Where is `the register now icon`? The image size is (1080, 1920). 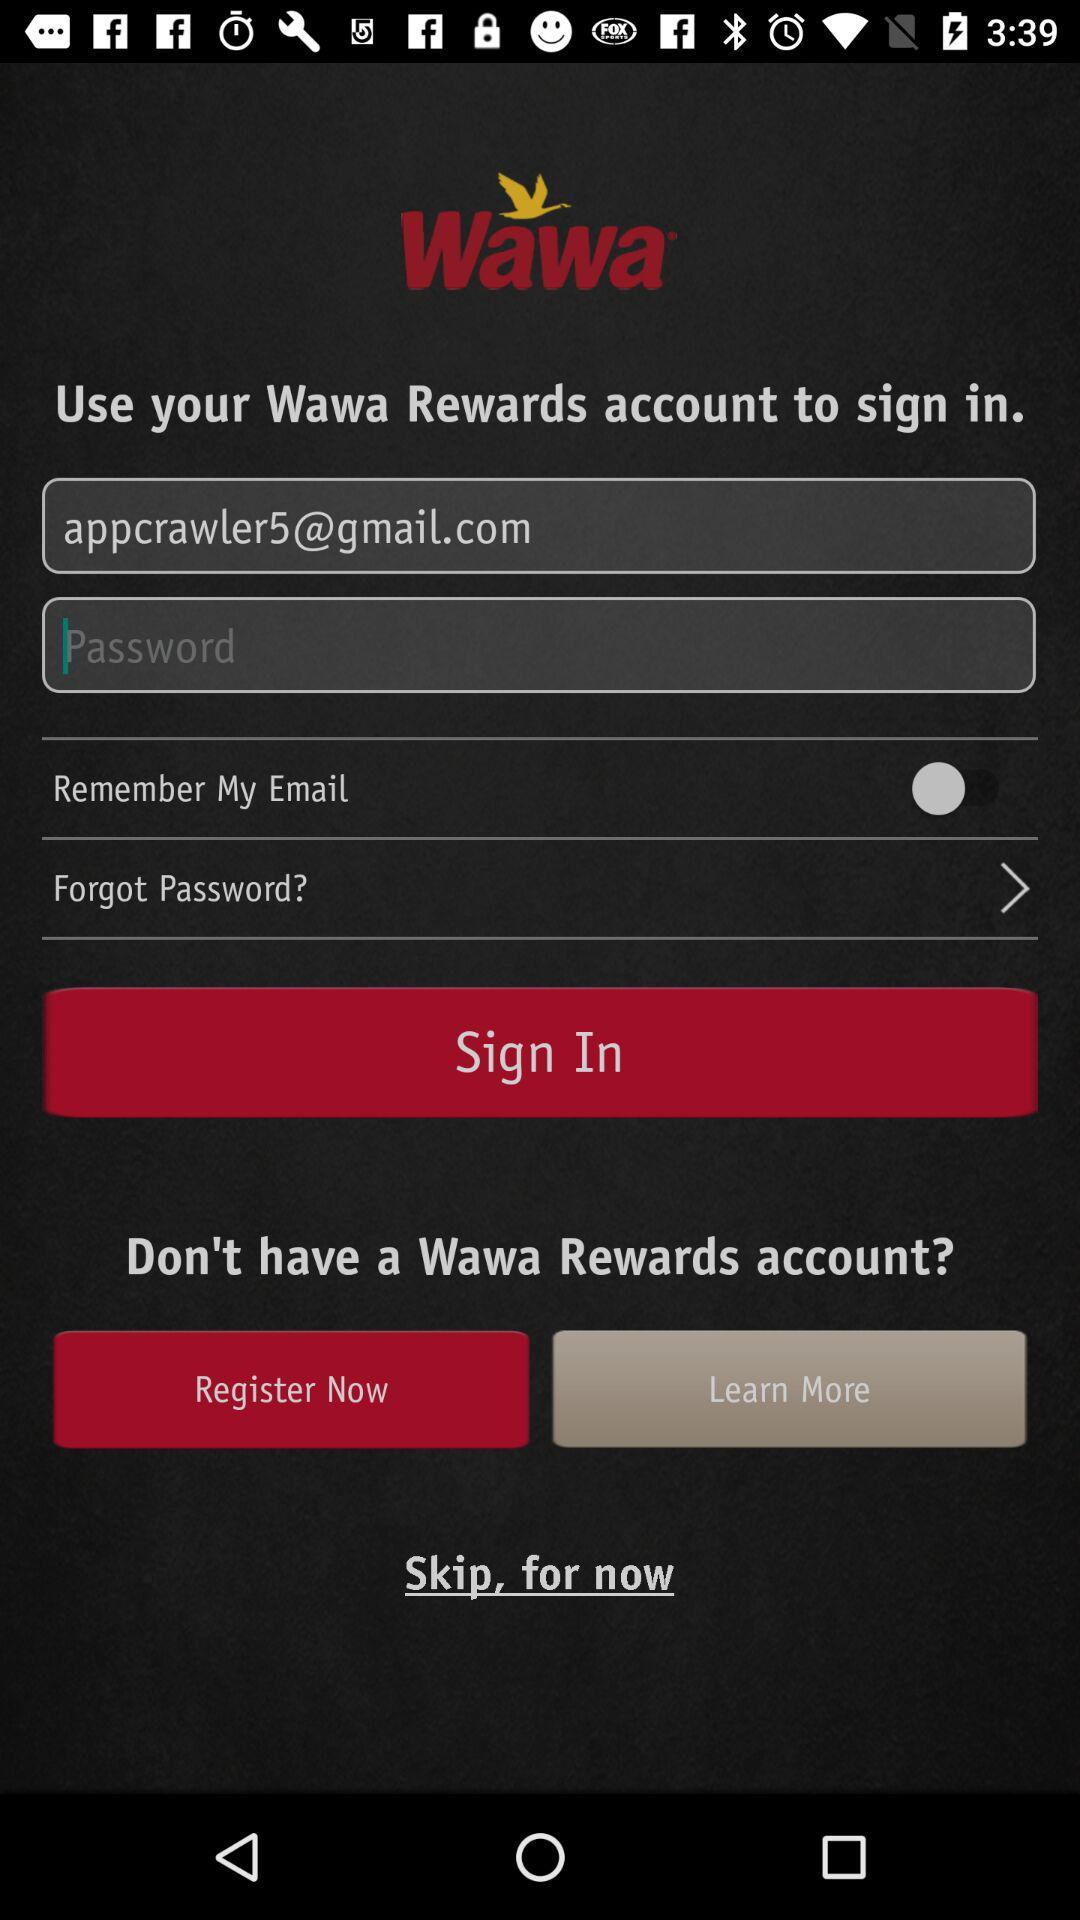
the register now icon is located at coordinates (290, 1388).